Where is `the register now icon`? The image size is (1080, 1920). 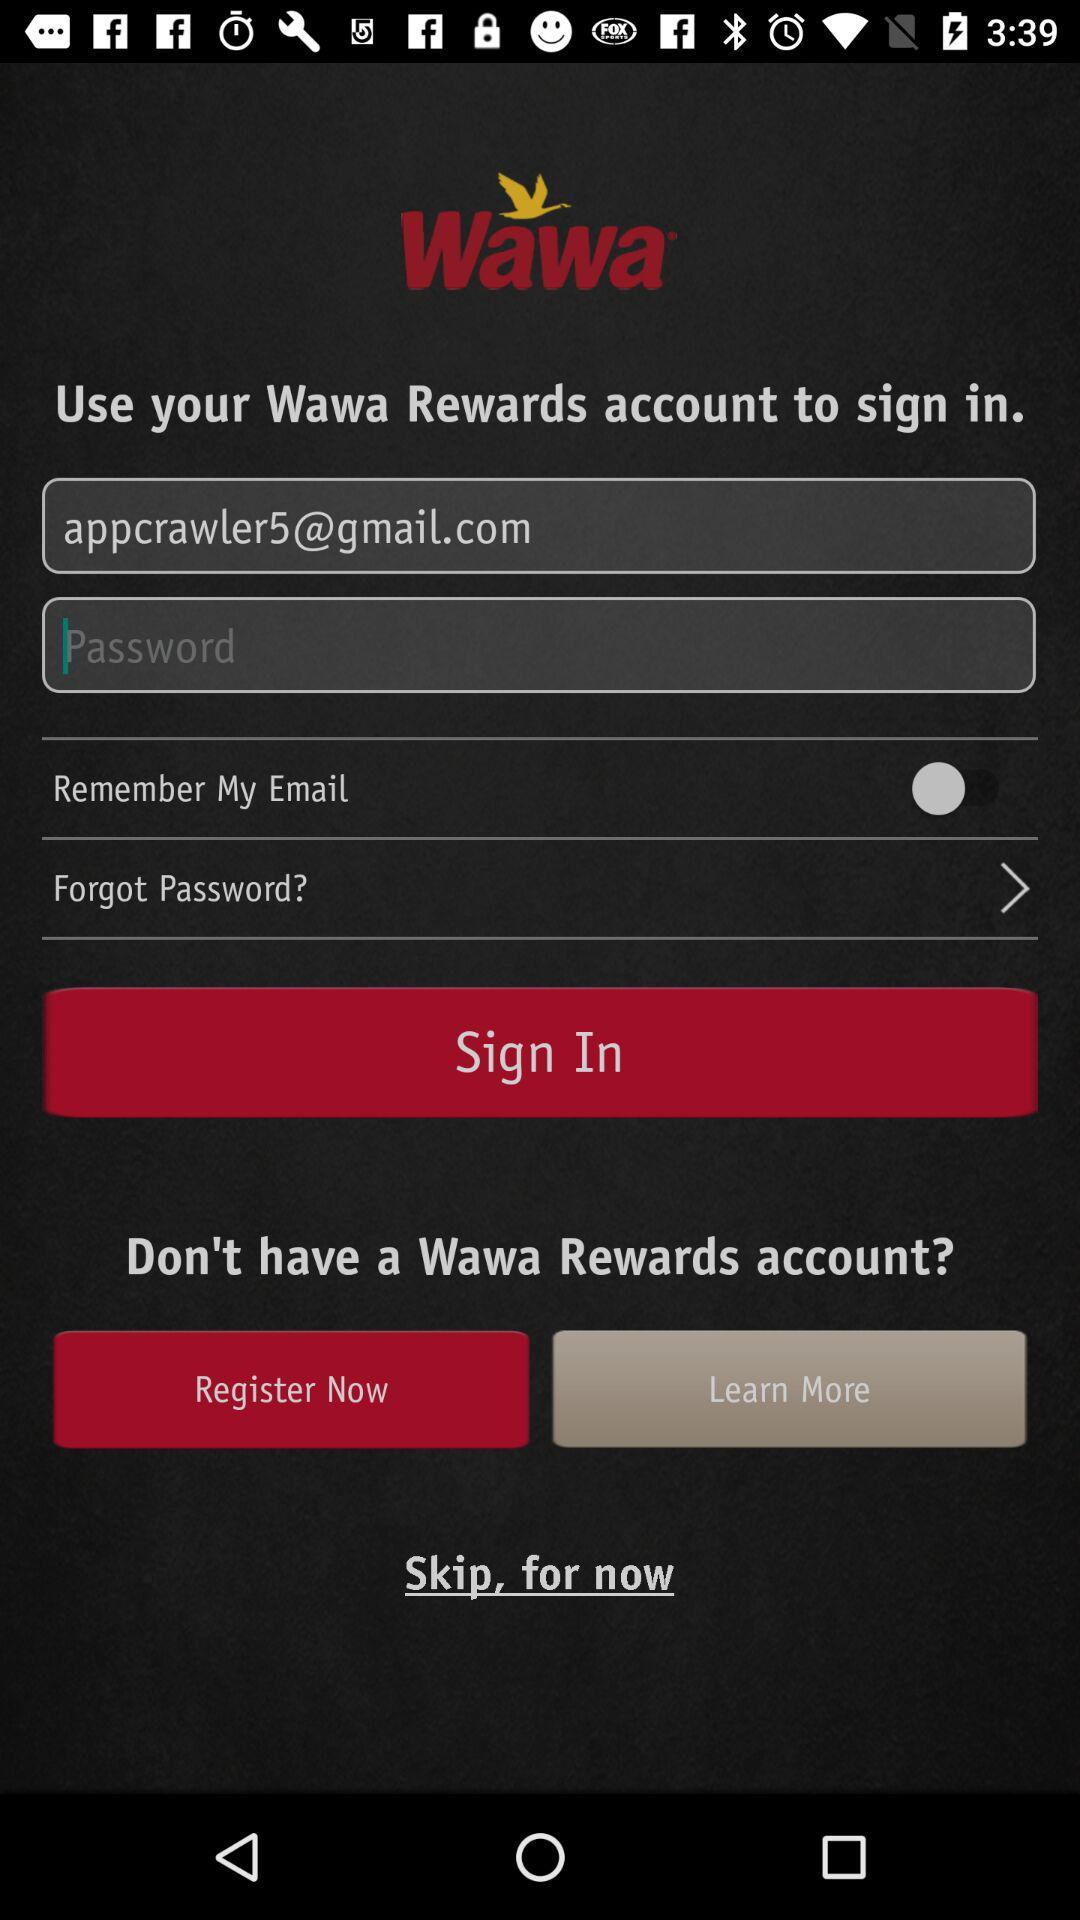
the register now icon is located at coordinates (290, 1388).